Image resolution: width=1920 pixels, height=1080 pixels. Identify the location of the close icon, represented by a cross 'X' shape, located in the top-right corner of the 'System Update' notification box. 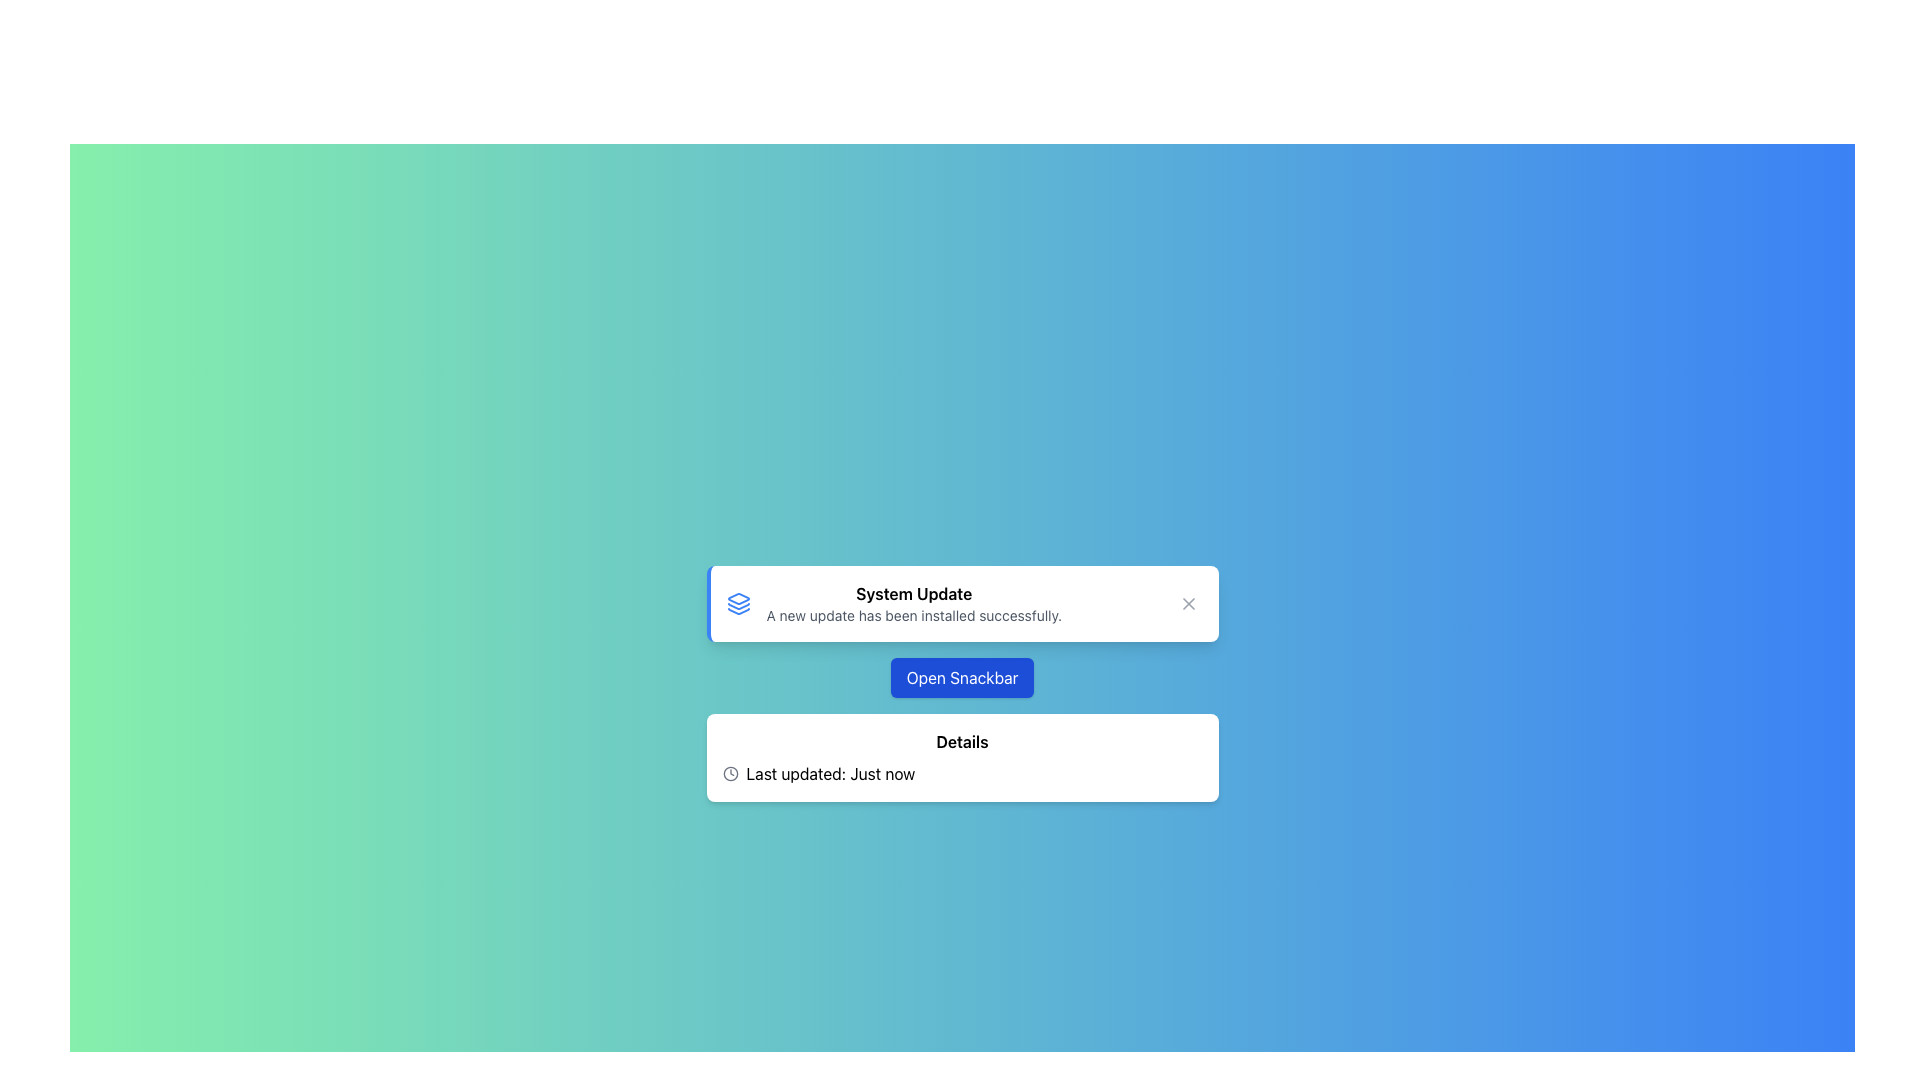
(1188, 603).